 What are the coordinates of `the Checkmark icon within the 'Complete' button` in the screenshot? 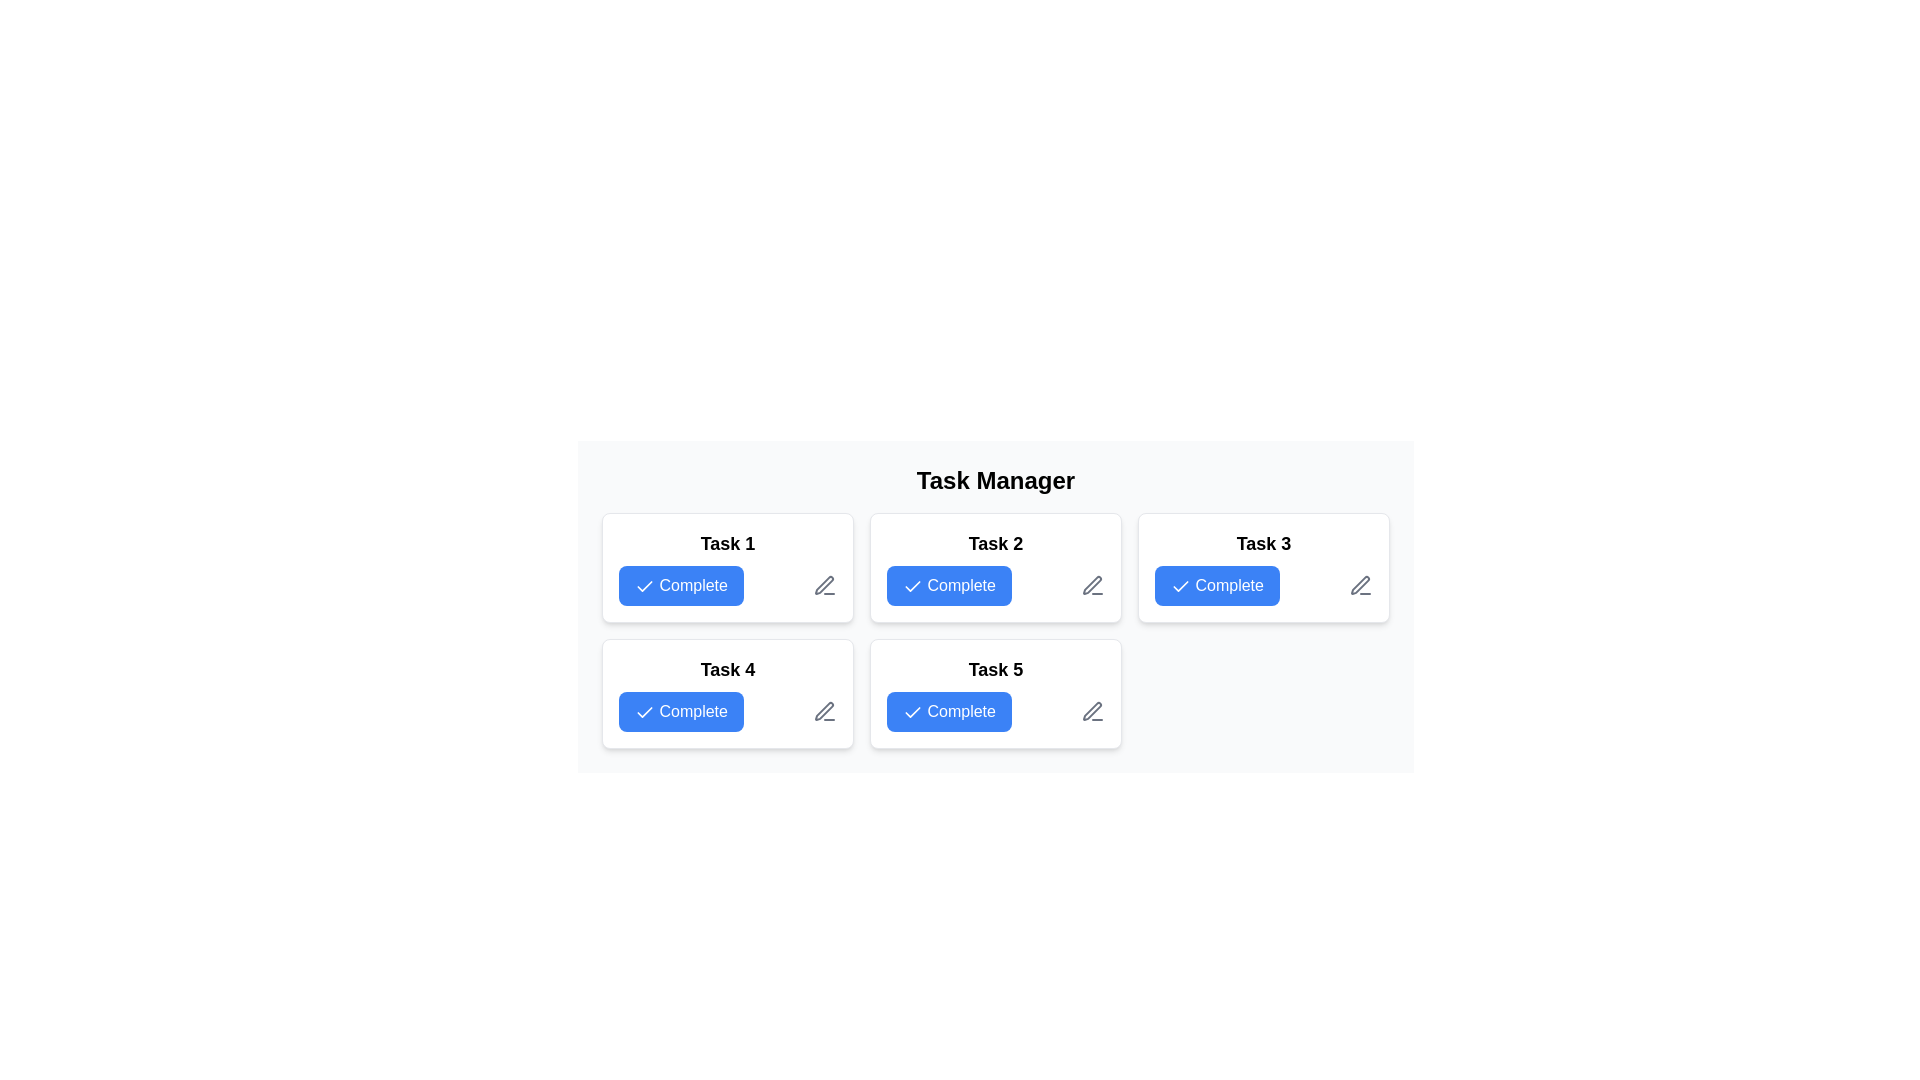 It's located at (911, 585).